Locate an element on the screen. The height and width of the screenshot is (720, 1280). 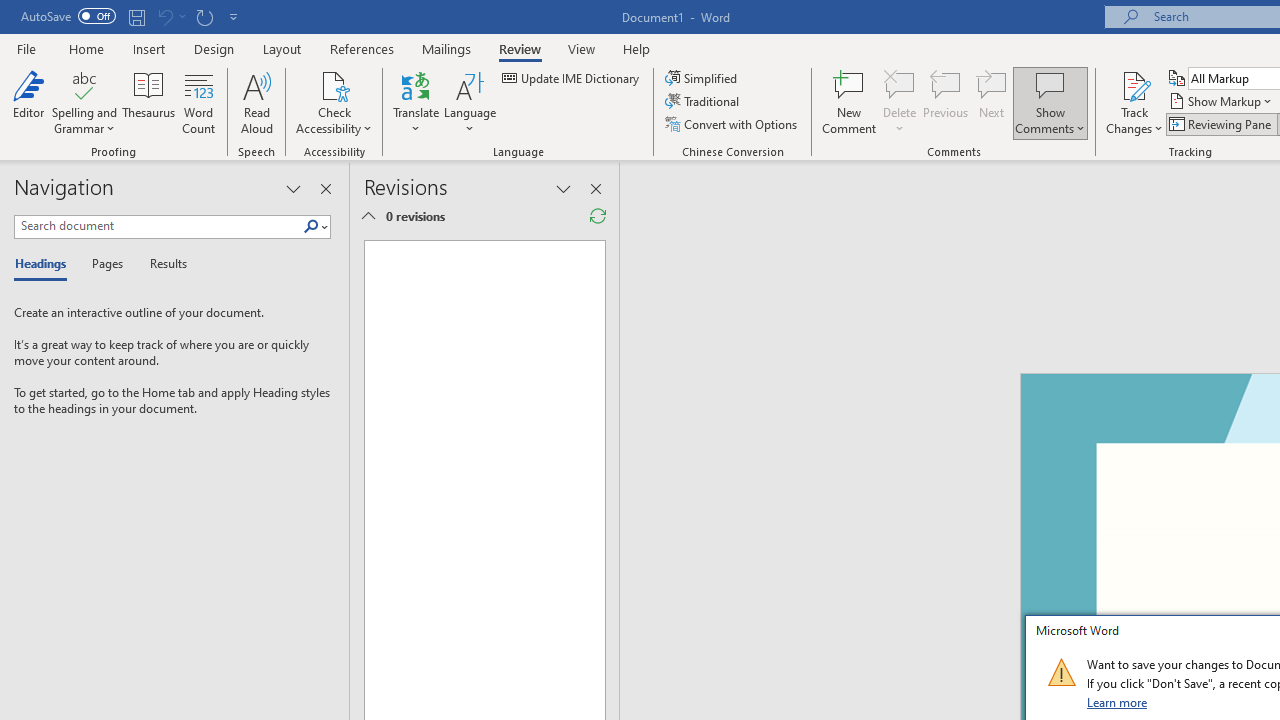
'Simplified' is located at coordinates (702, 77).